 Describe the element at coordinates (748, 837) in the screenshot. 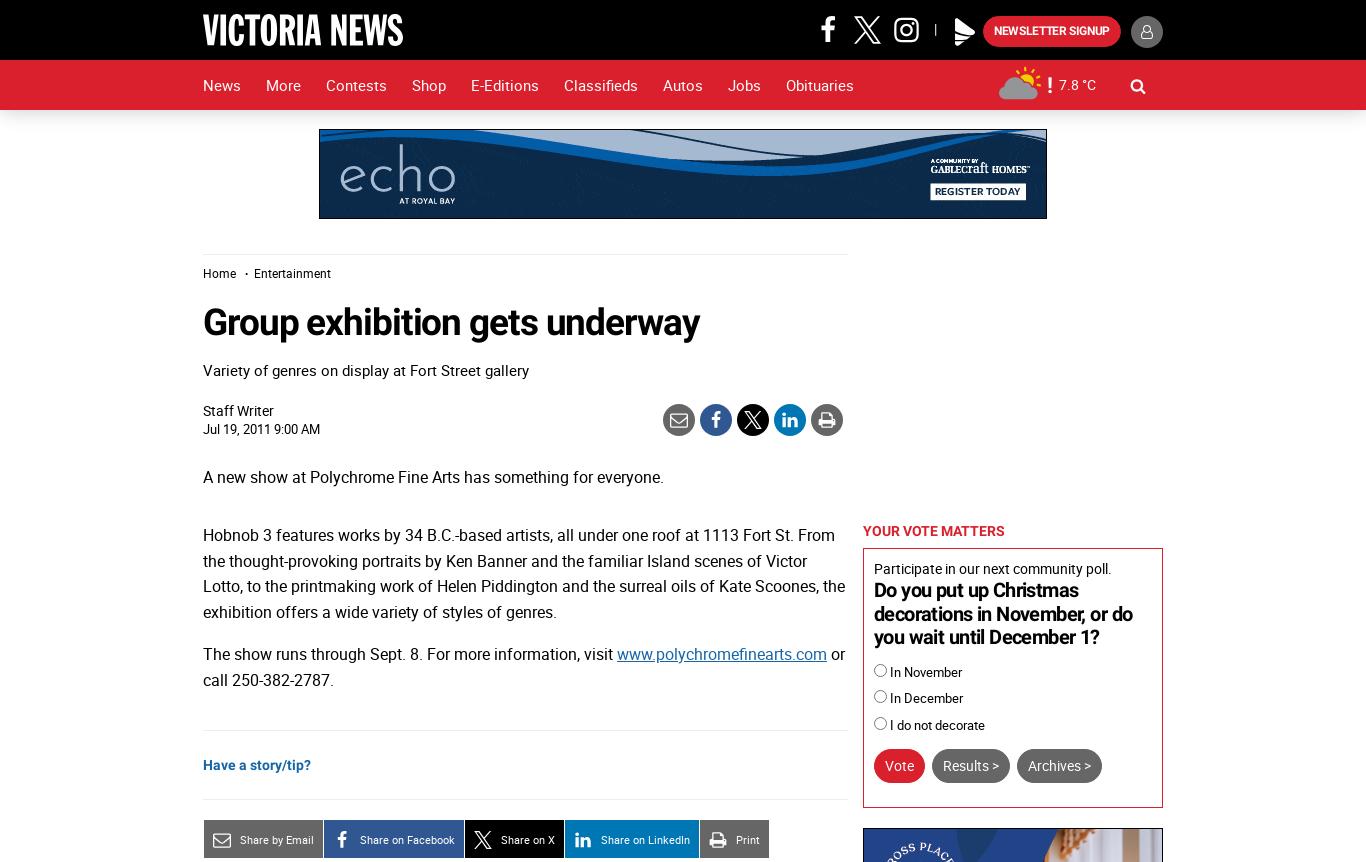

I see `'Print'` at that location.